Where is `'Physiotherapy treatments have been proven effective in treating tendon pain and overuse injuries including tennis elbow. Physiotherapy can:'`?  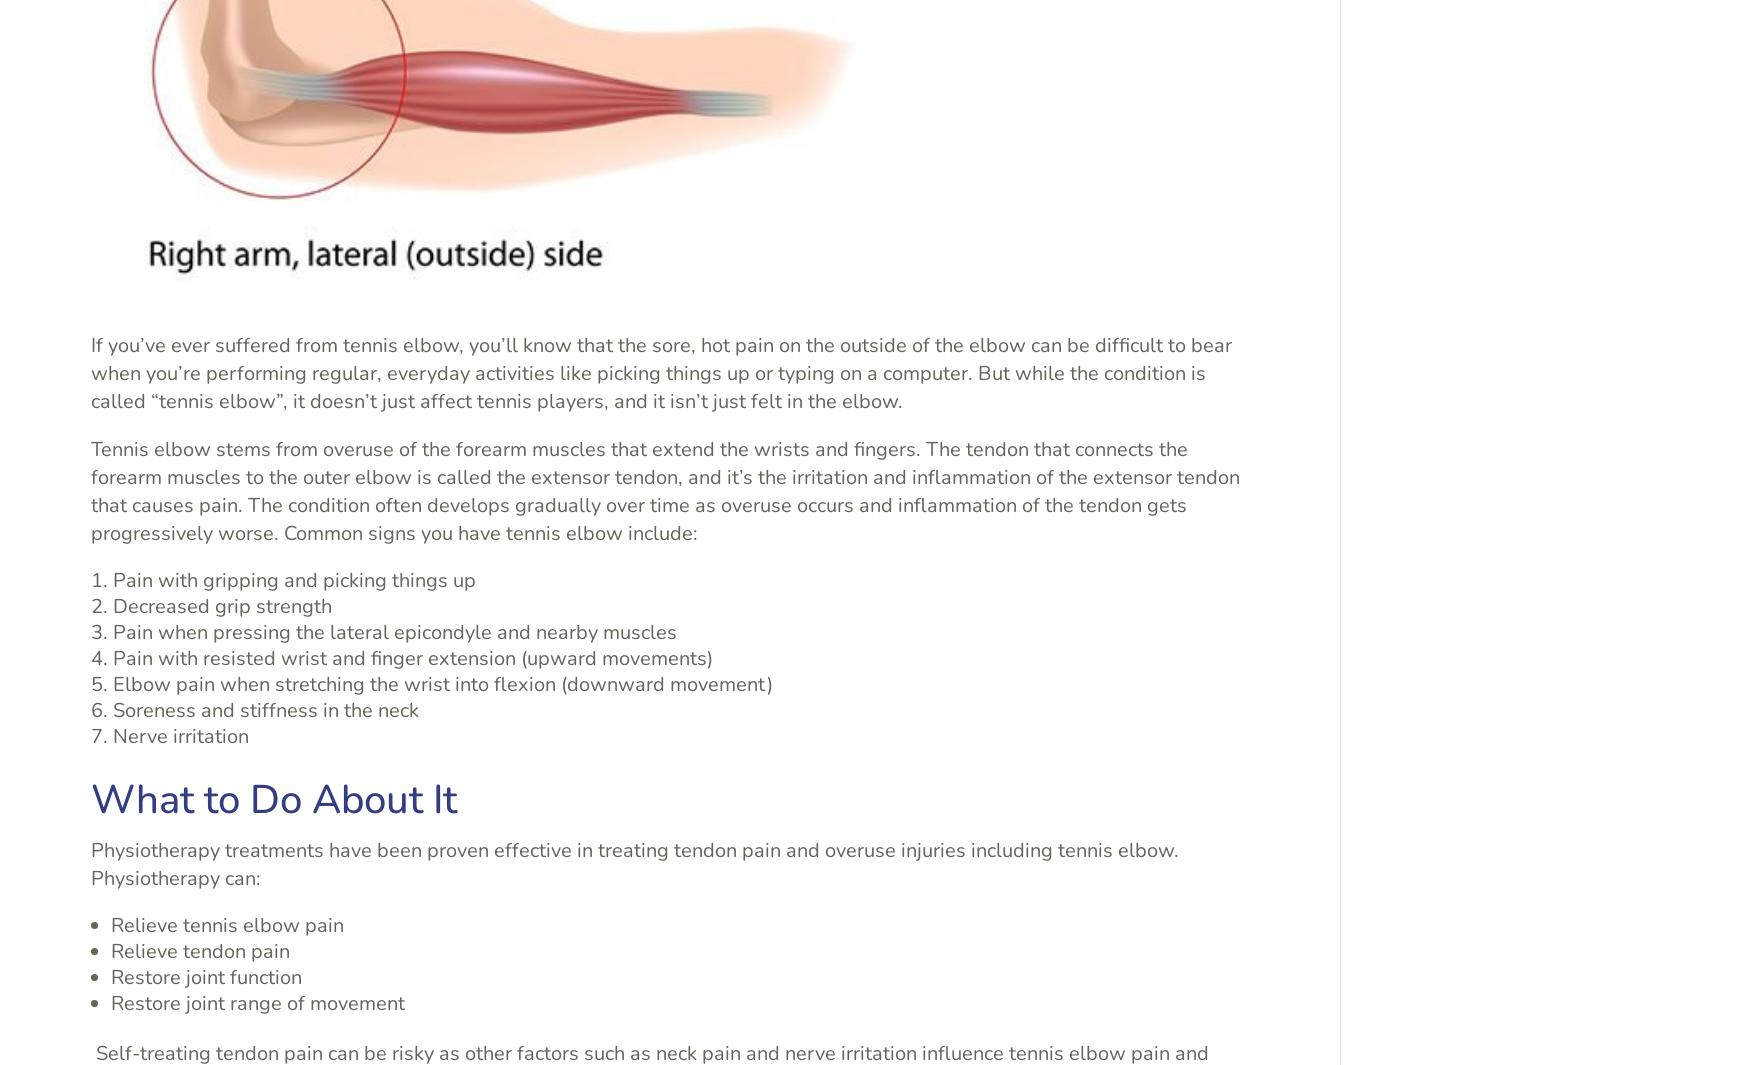
'Physiotherapy treatments have been proven effective in treating tendon pain and overuse injuries including tennis elbow. Physiotherapy can:' is located at coordinates (634, 863).